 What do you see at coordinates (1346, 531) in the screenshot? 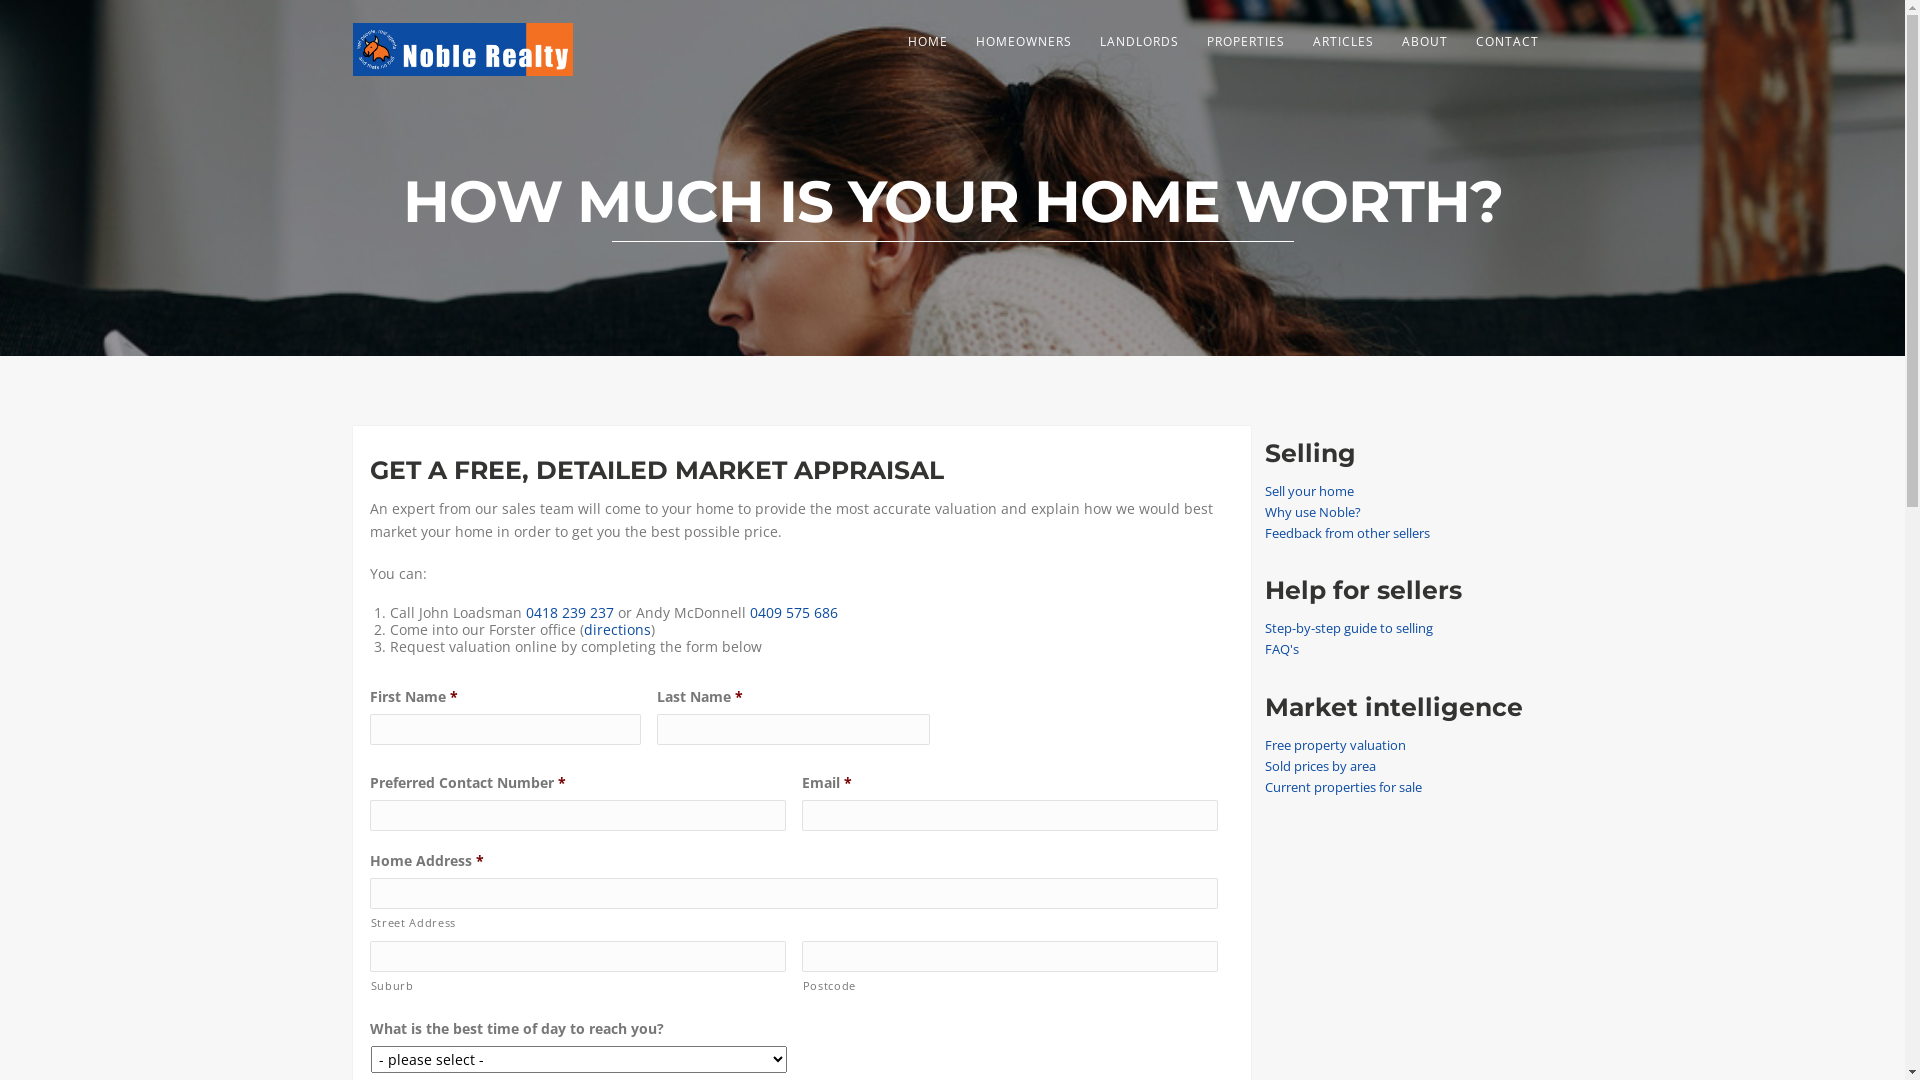
I see `'Feedback from other sellers'` at bounding box center [1346, 531].